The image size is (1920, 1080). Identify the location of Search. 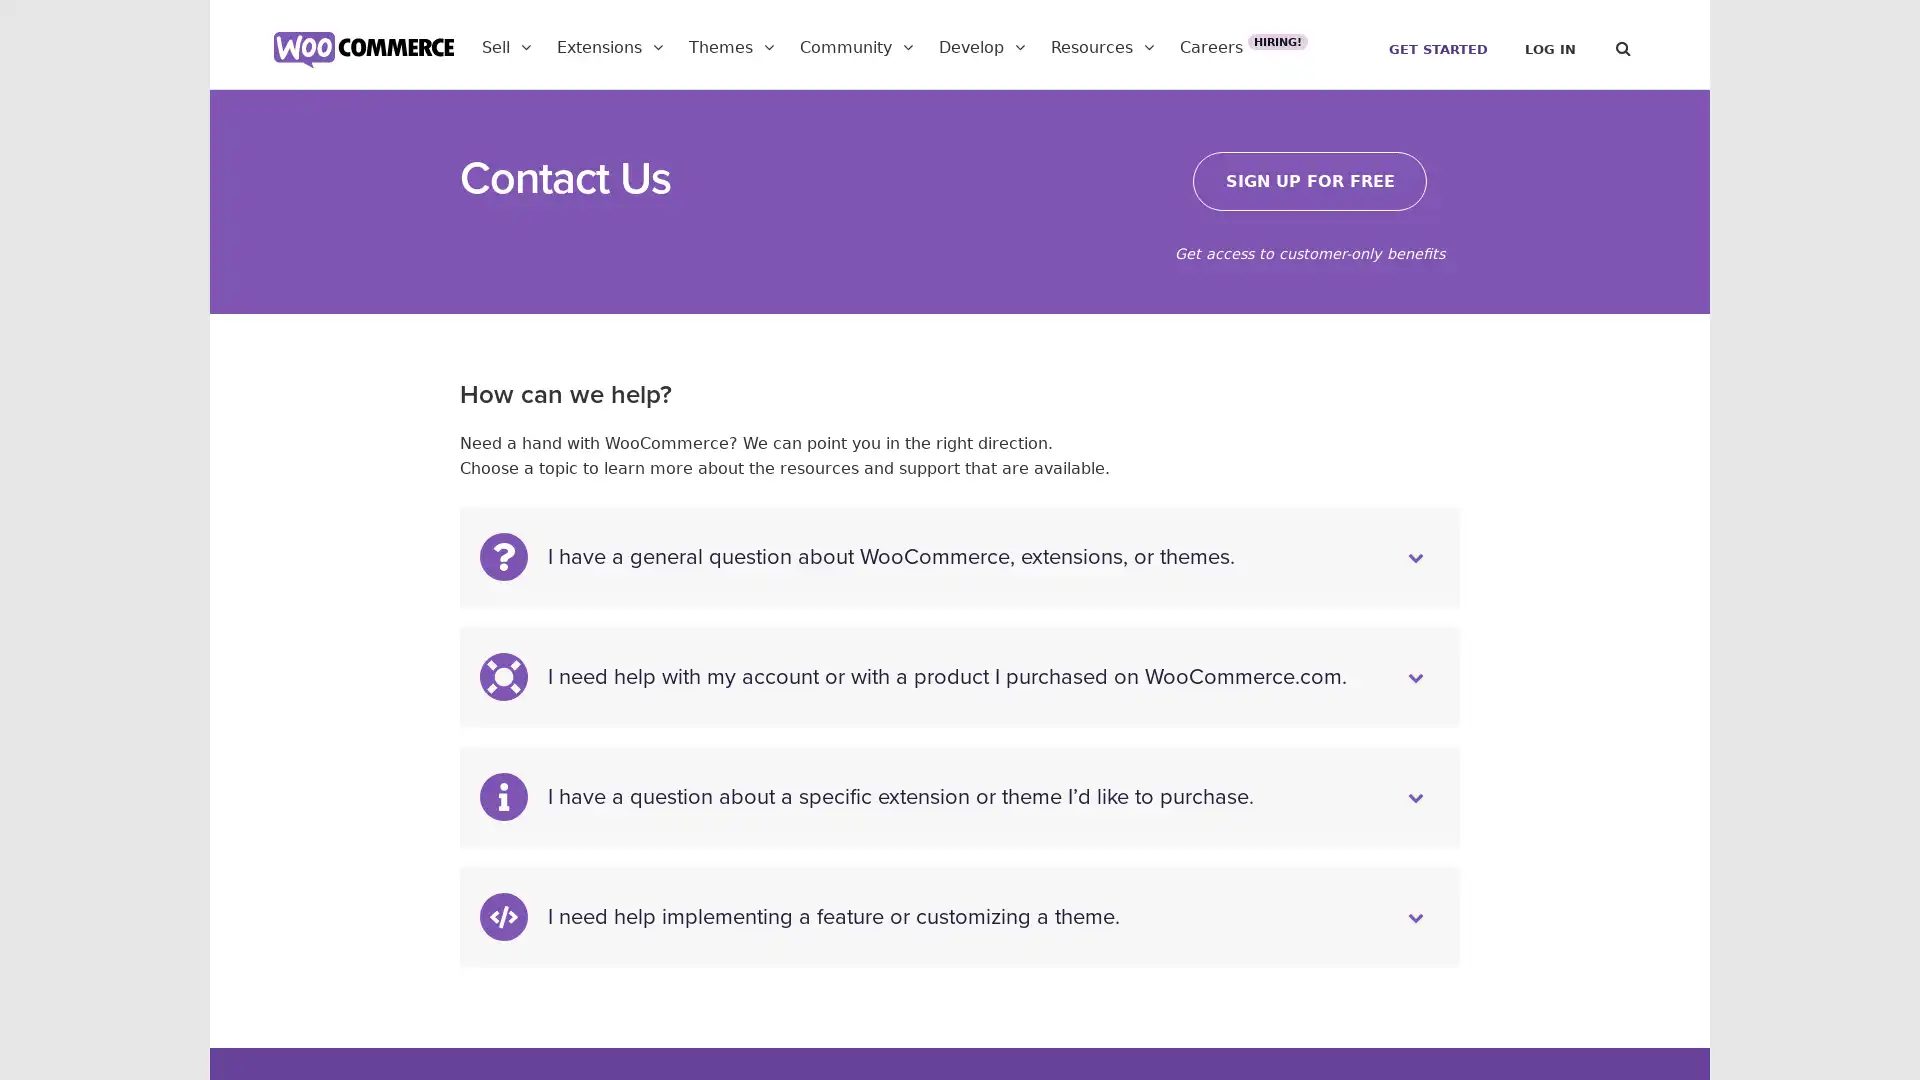
(1623, 48).